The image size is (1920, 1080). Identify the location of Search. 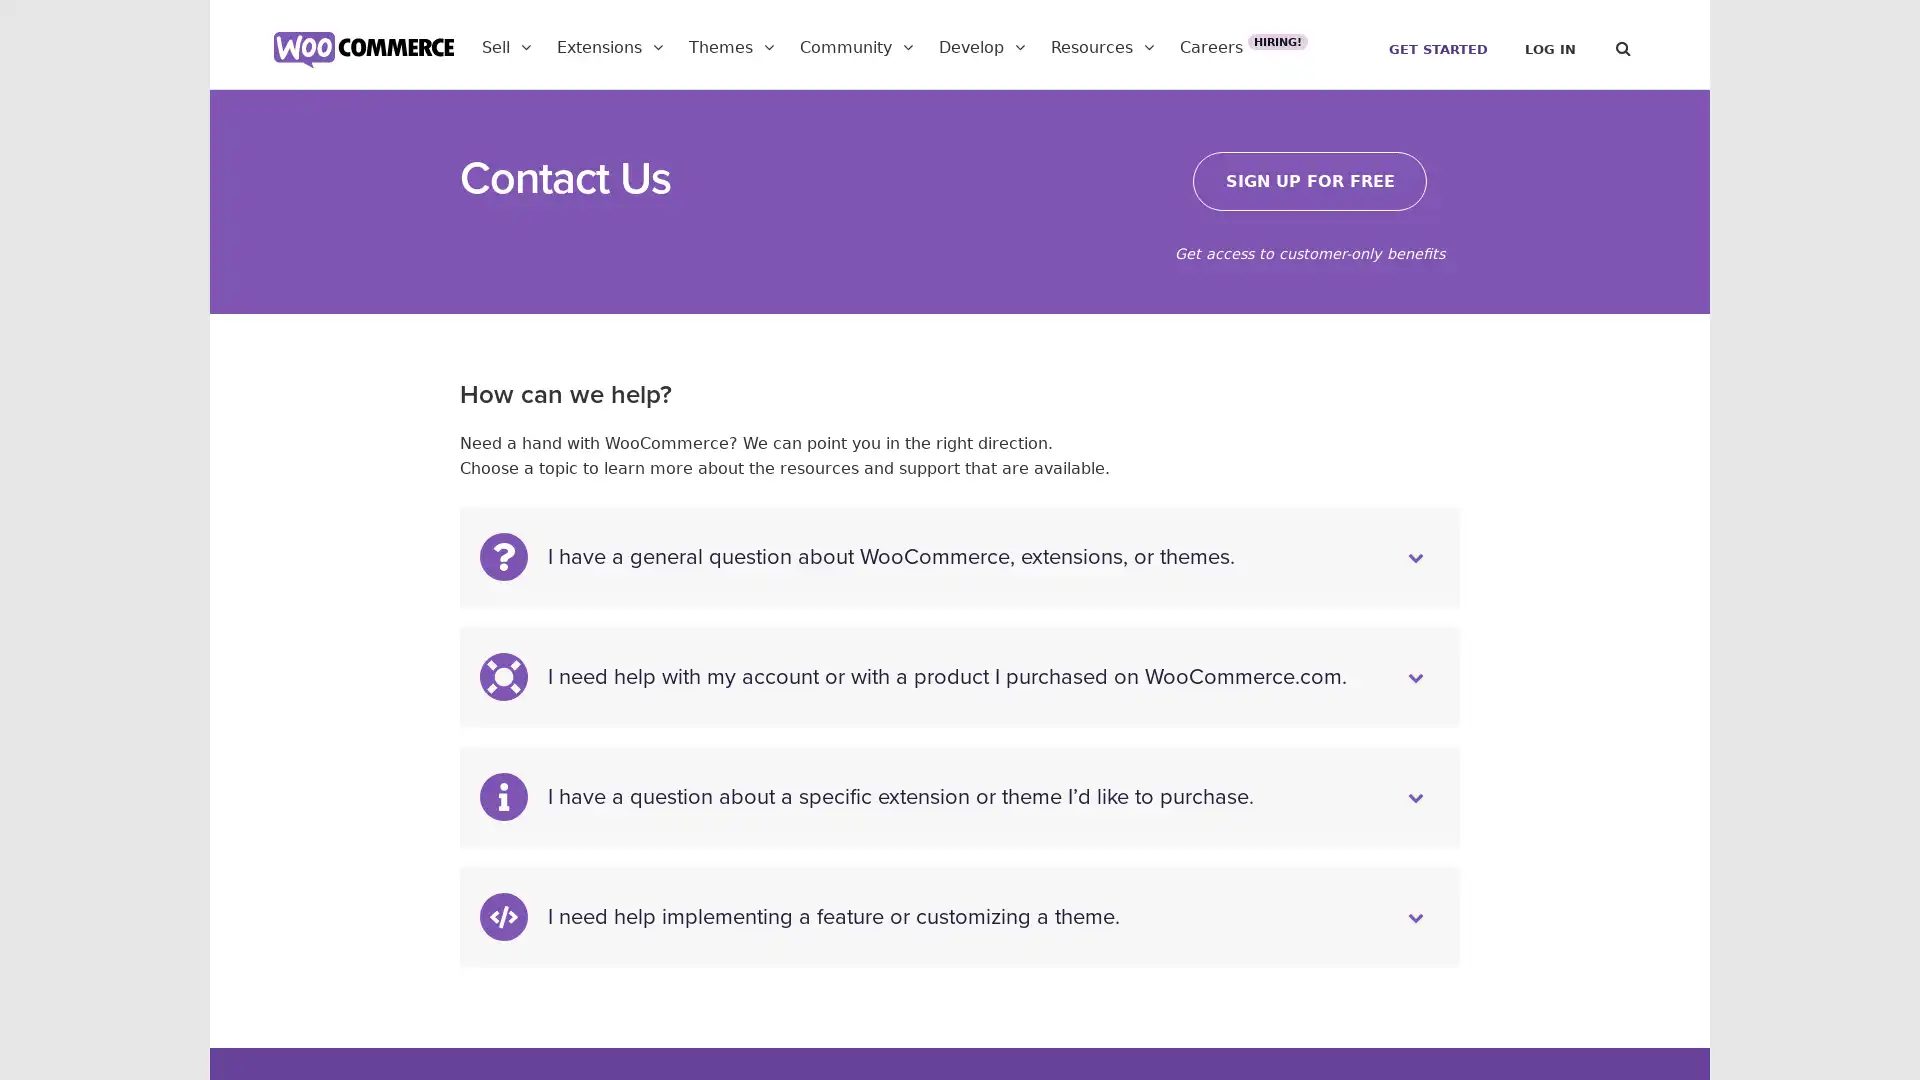
(1623, 48).